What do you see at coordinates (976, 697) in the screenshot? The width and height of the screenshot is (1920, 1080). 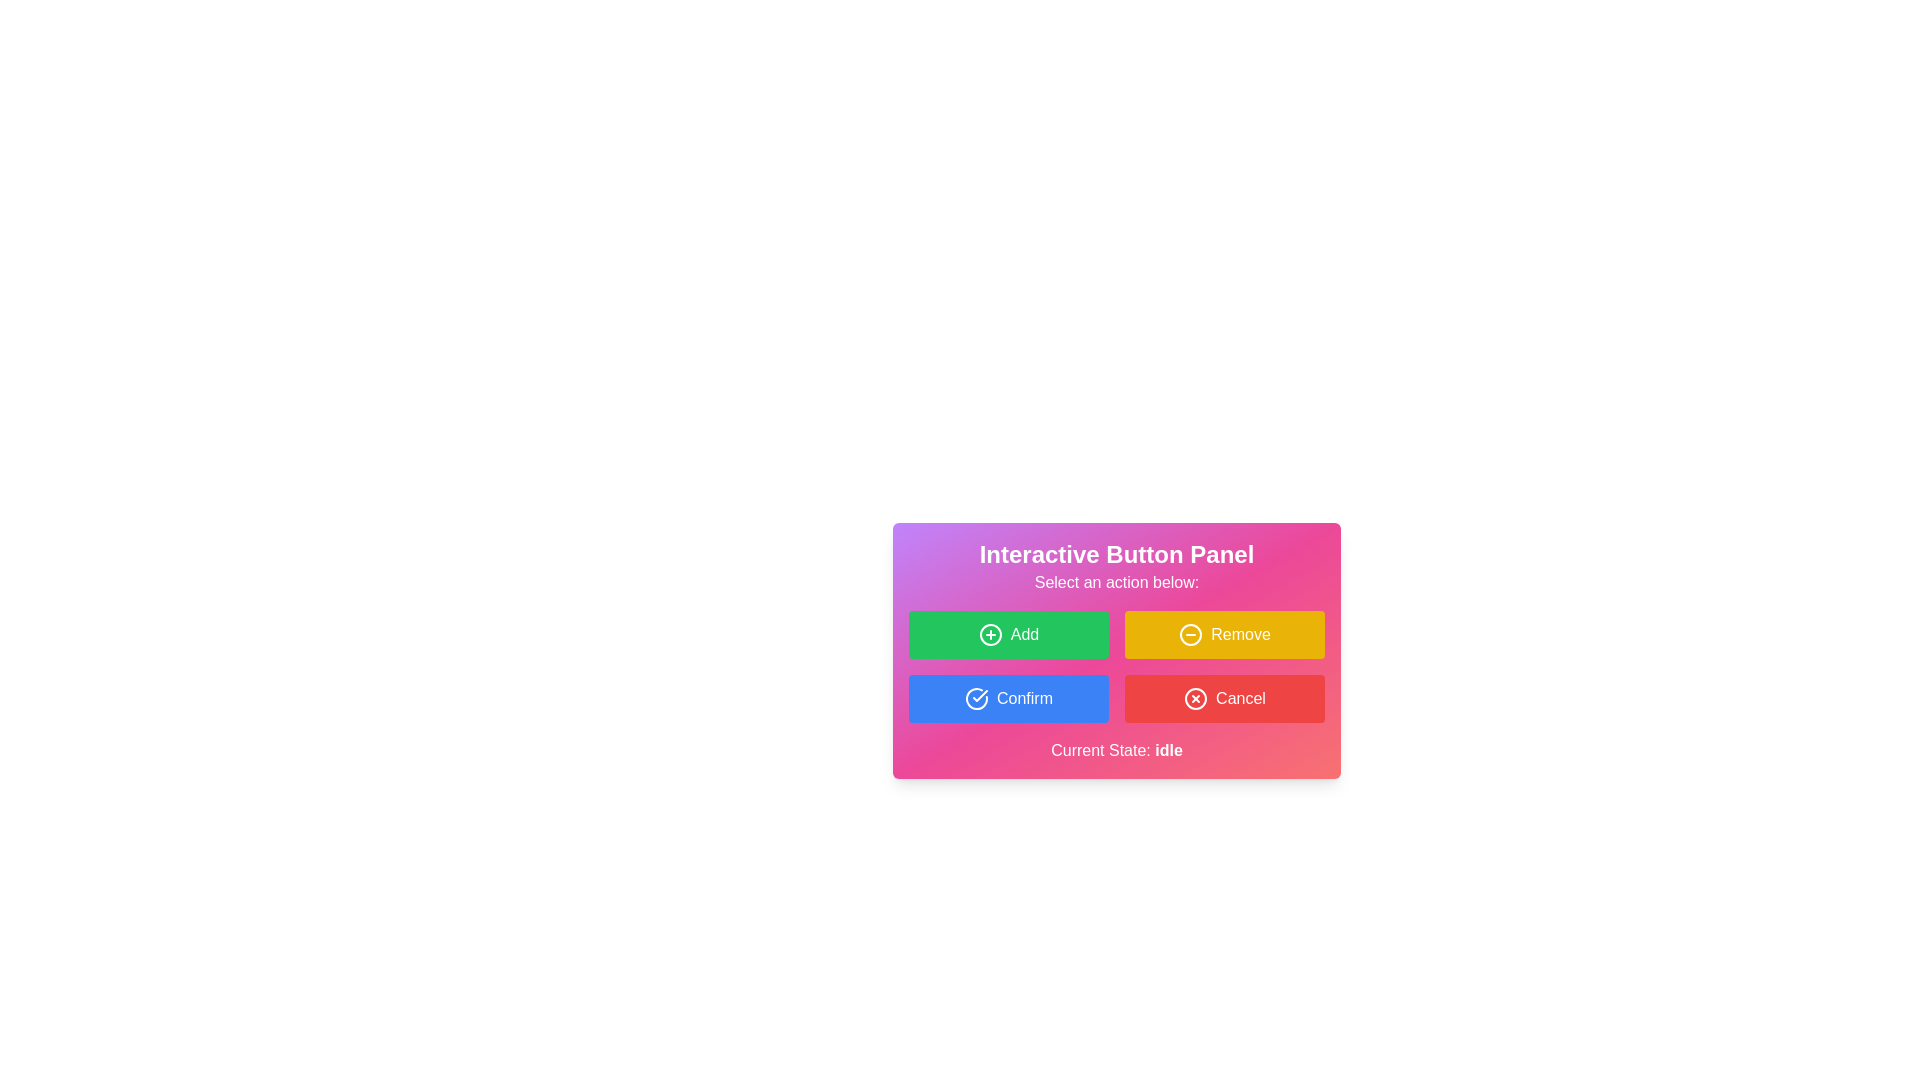 I see `the checkmark icon within the 'Confirm' button, which features a blue background and white stroke outlines, located in the bottom-left part of the button grid` at bounding box center [976, 697].